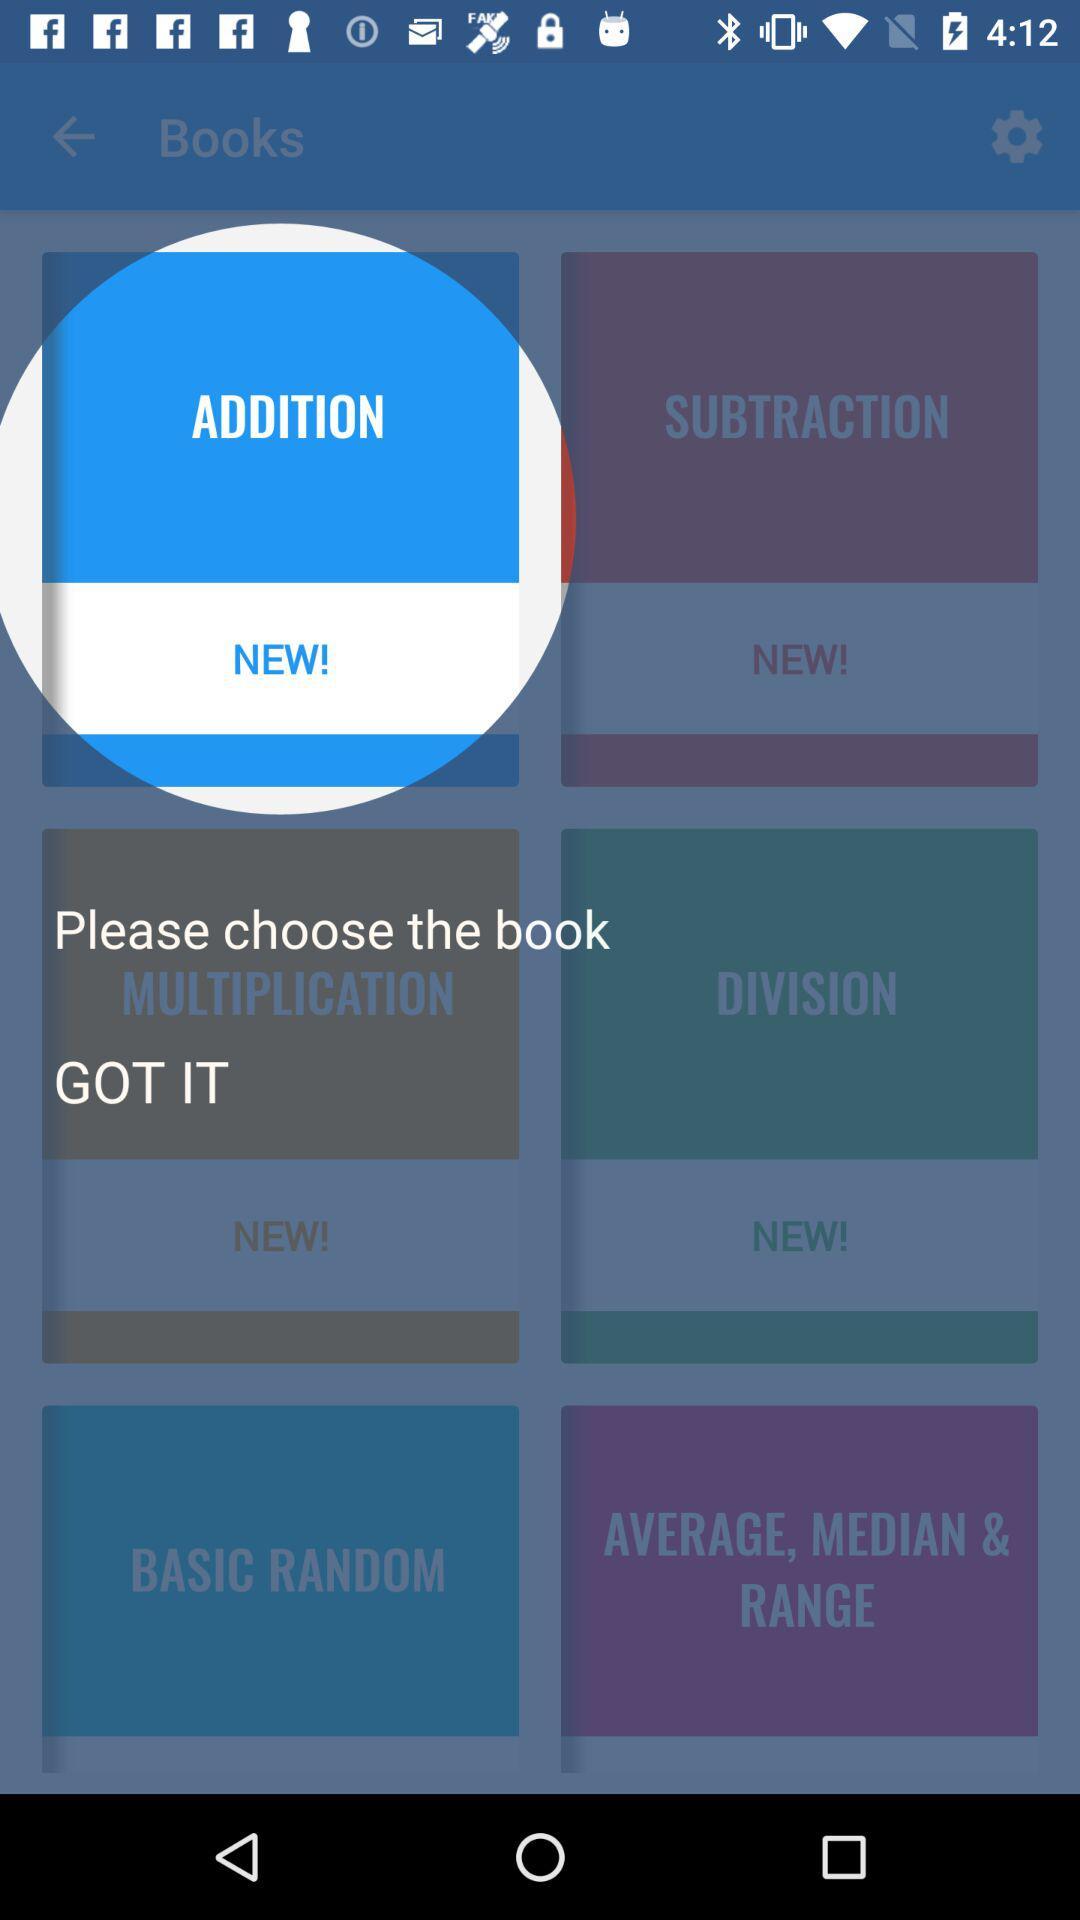  I want to click on item to the left of division, so click(140, 1079).